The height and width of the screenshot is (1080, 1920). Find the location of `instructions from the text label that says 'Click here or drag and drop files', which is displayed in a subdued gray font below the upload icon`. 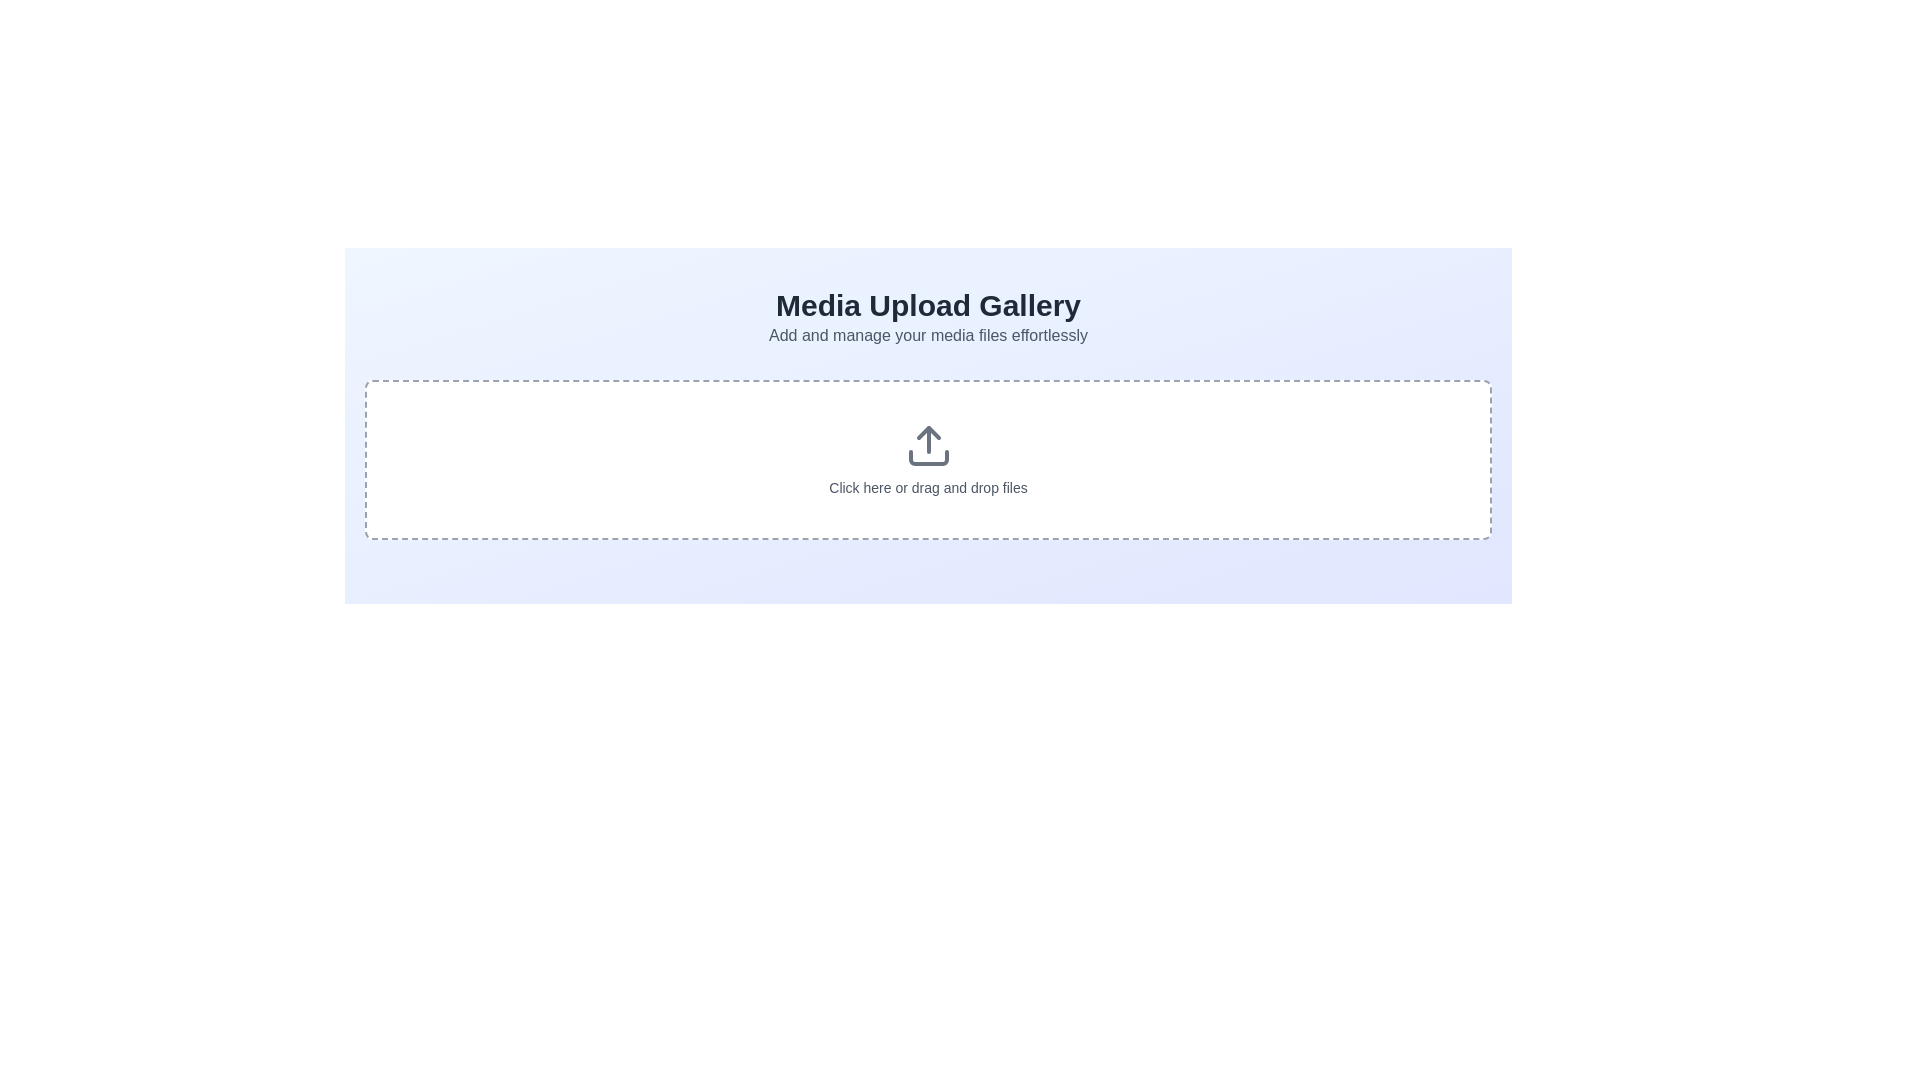

instructions from the text label that says 'Click here or drag and drop files', which is displayed in a subdued gray font below the upload icon is located at coordinates (927, 488).